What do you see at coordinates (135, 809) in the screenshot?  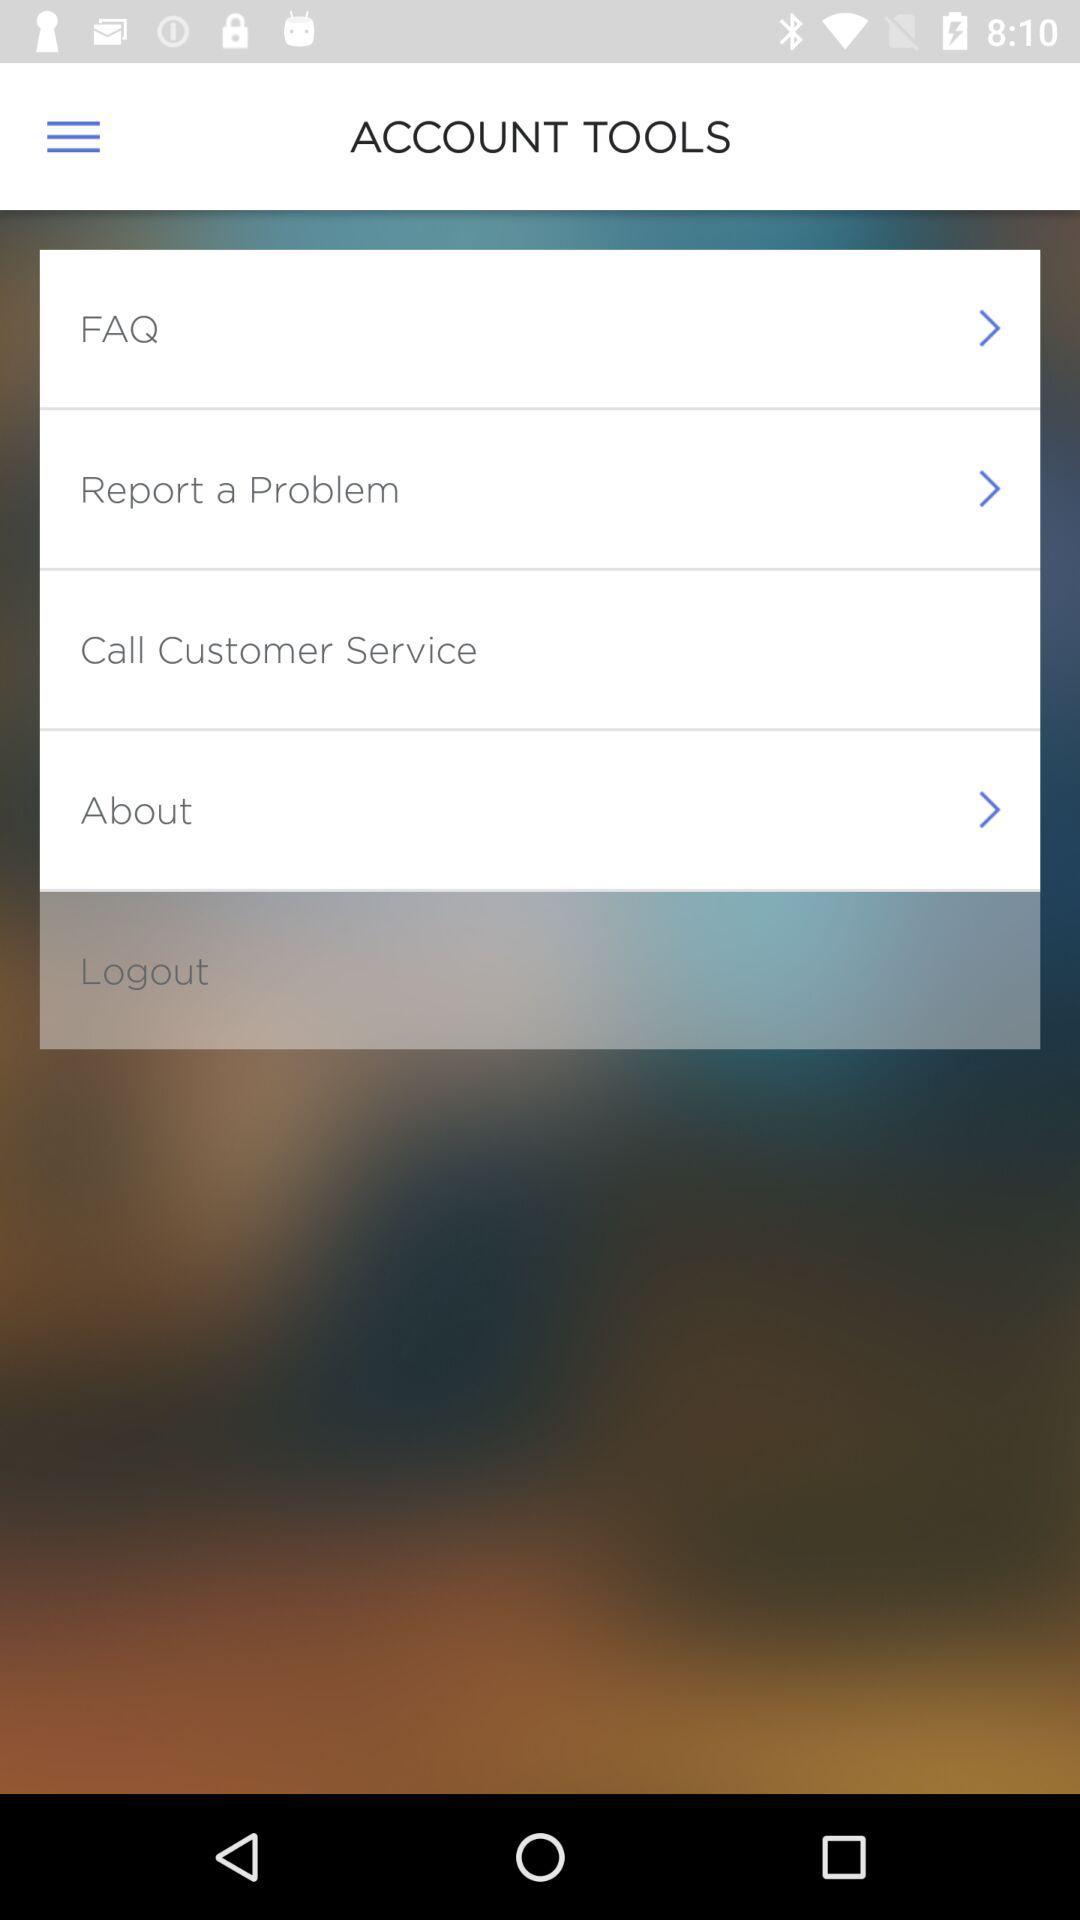 I see `the about app` at bounding box center [135, 809].